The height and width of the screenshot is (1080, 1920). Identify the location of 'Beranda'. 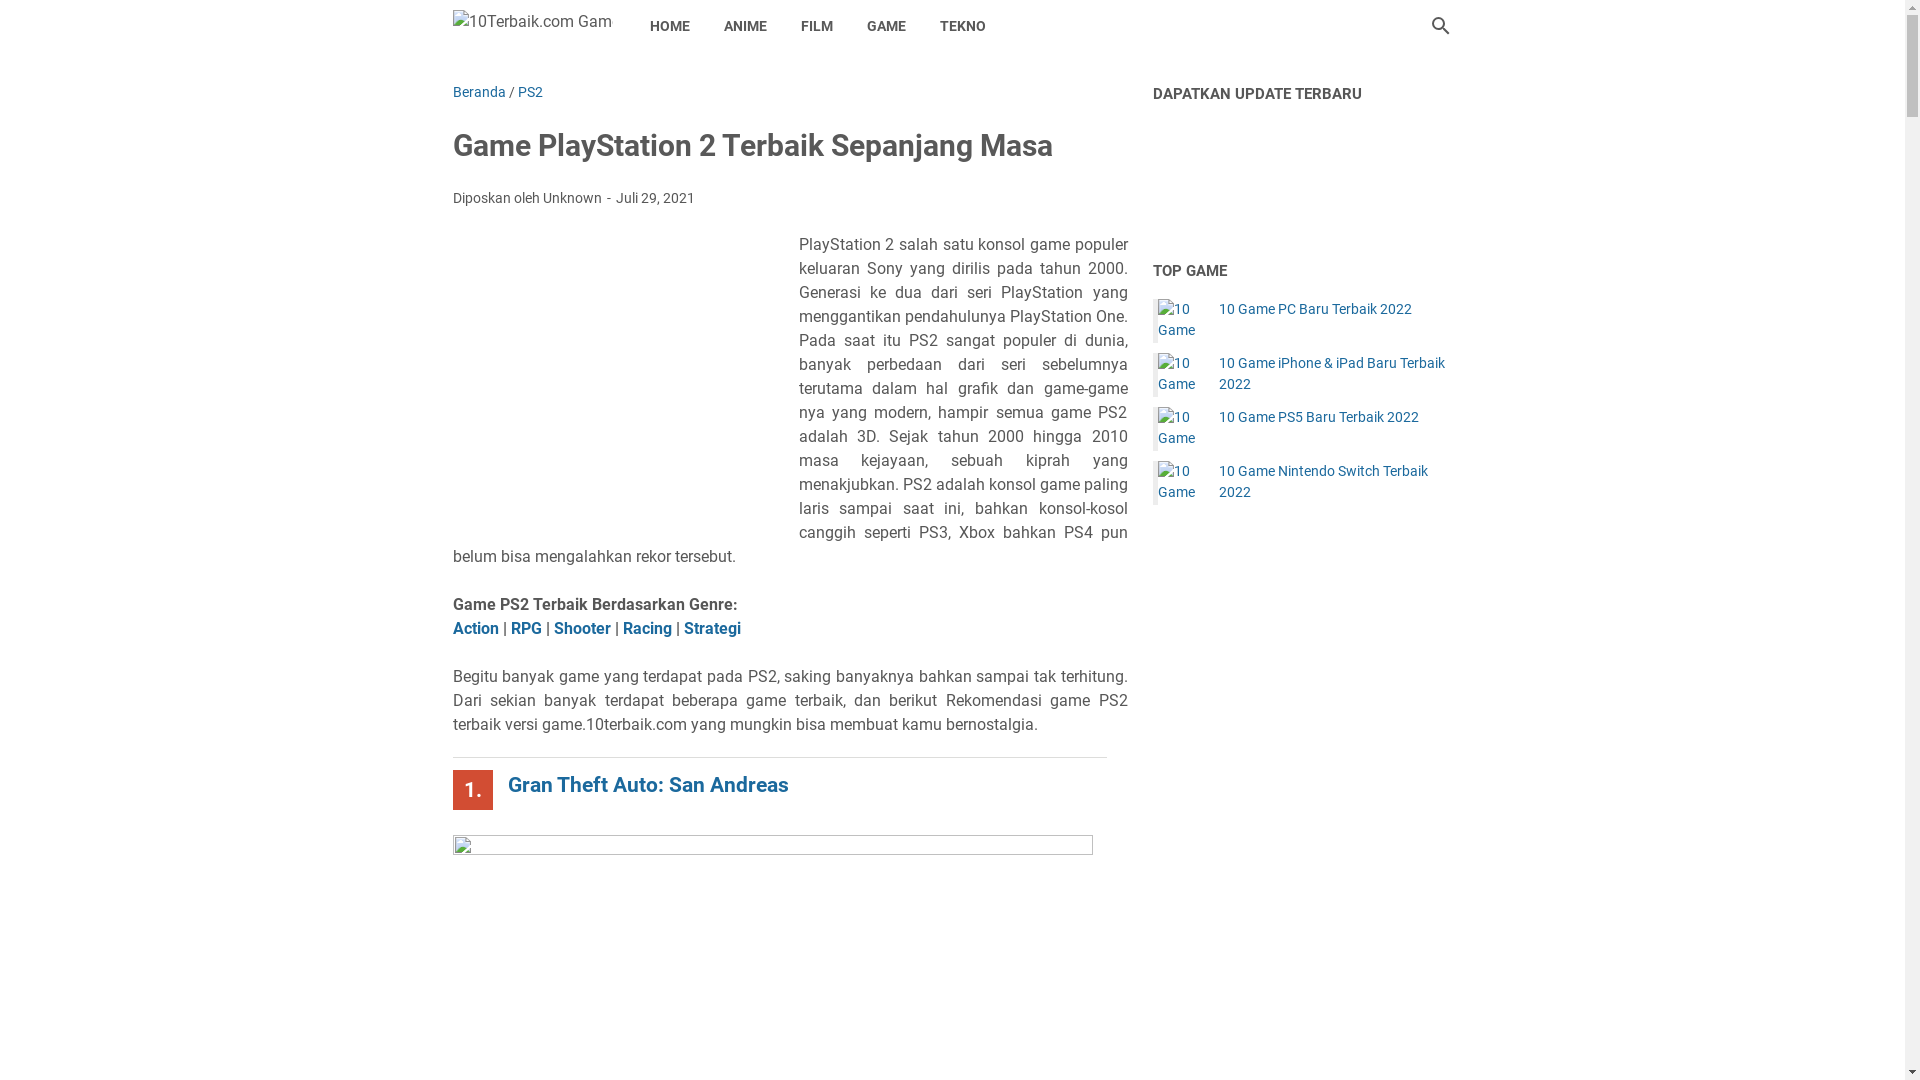
(477, 92).